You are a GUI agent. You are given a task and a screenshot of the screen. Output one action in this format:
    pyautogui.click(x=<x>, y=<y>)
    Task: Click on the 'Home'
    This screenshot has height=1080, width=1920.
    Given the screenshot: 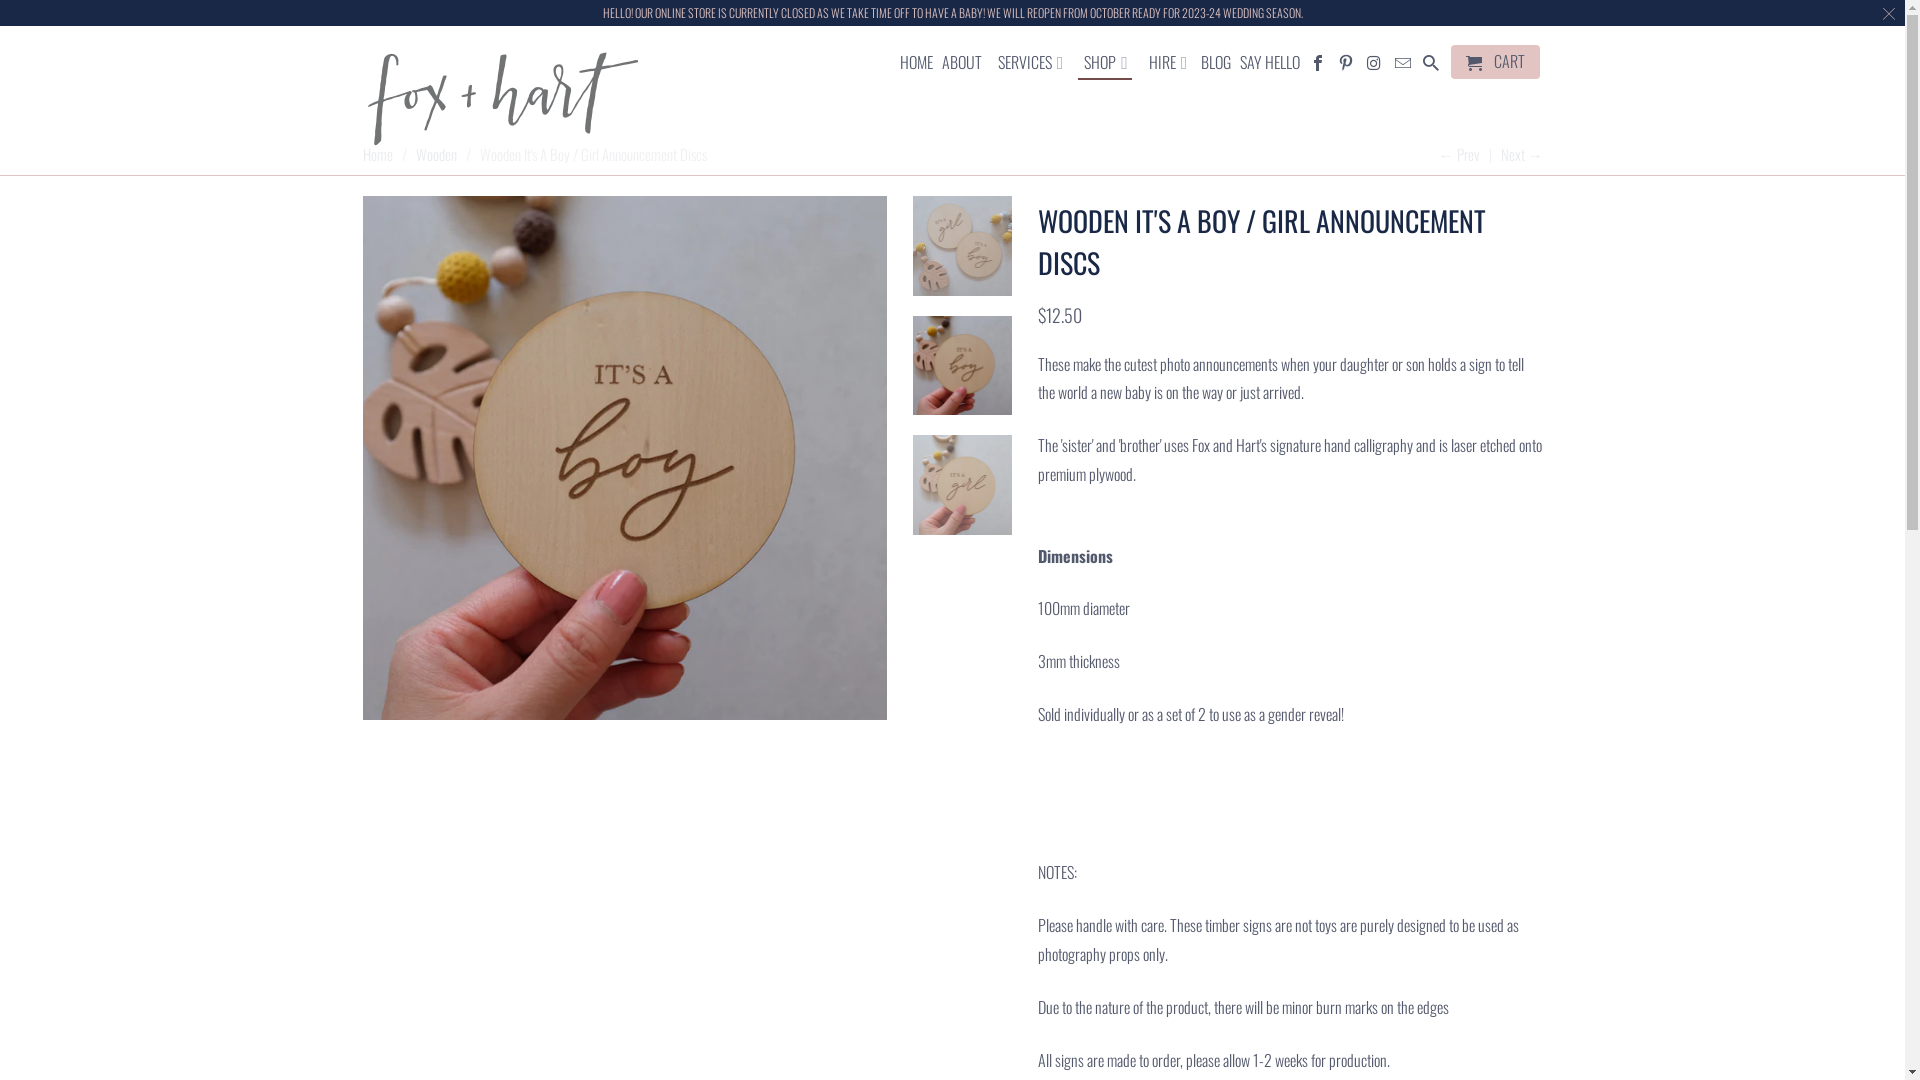 What is the action you would take?
    pyautogui.click(x=377, y=153)
    